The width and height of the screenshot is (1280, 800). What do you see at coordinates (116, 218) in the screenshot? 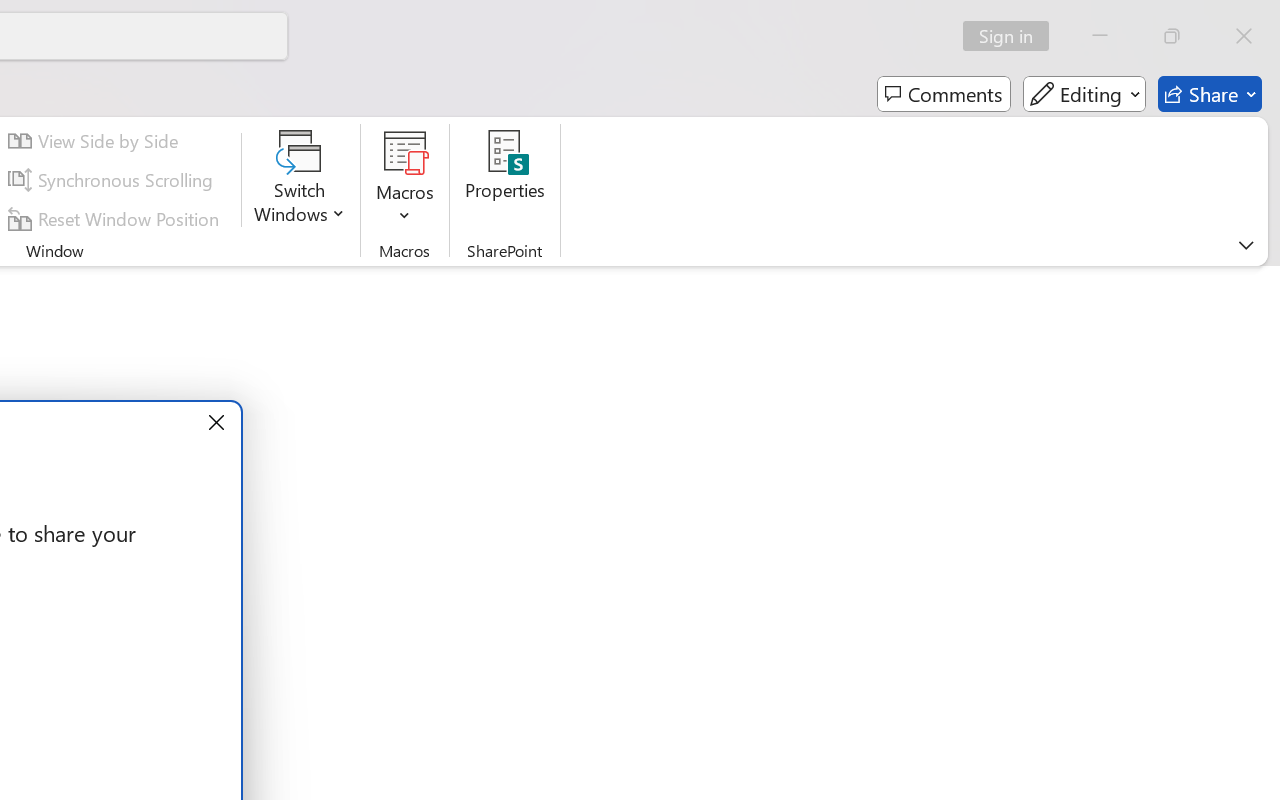
I see `'Reset Window Position'` at bounding box center [116, 218].